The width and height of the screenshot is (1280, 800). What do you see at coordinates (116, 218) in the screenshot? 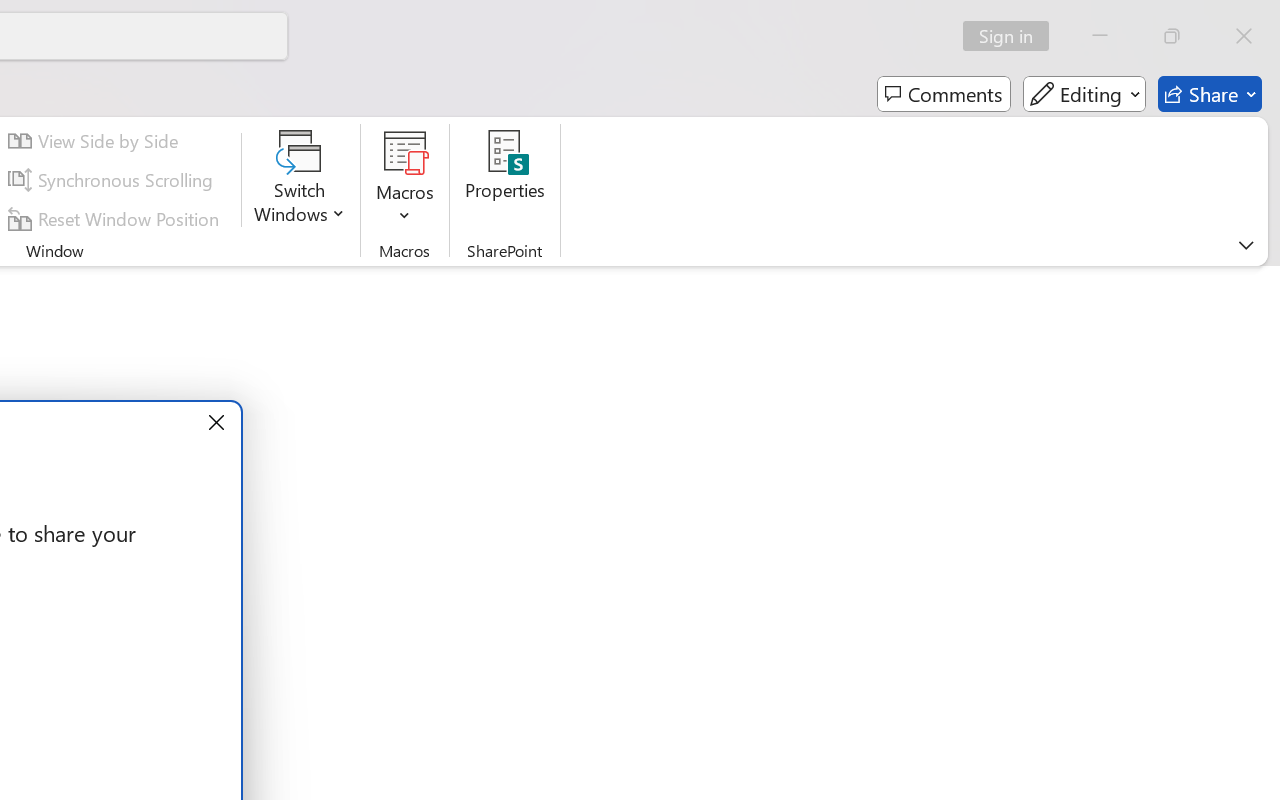
I see `'Reset Window Position'` at bounding box center [116, 218].